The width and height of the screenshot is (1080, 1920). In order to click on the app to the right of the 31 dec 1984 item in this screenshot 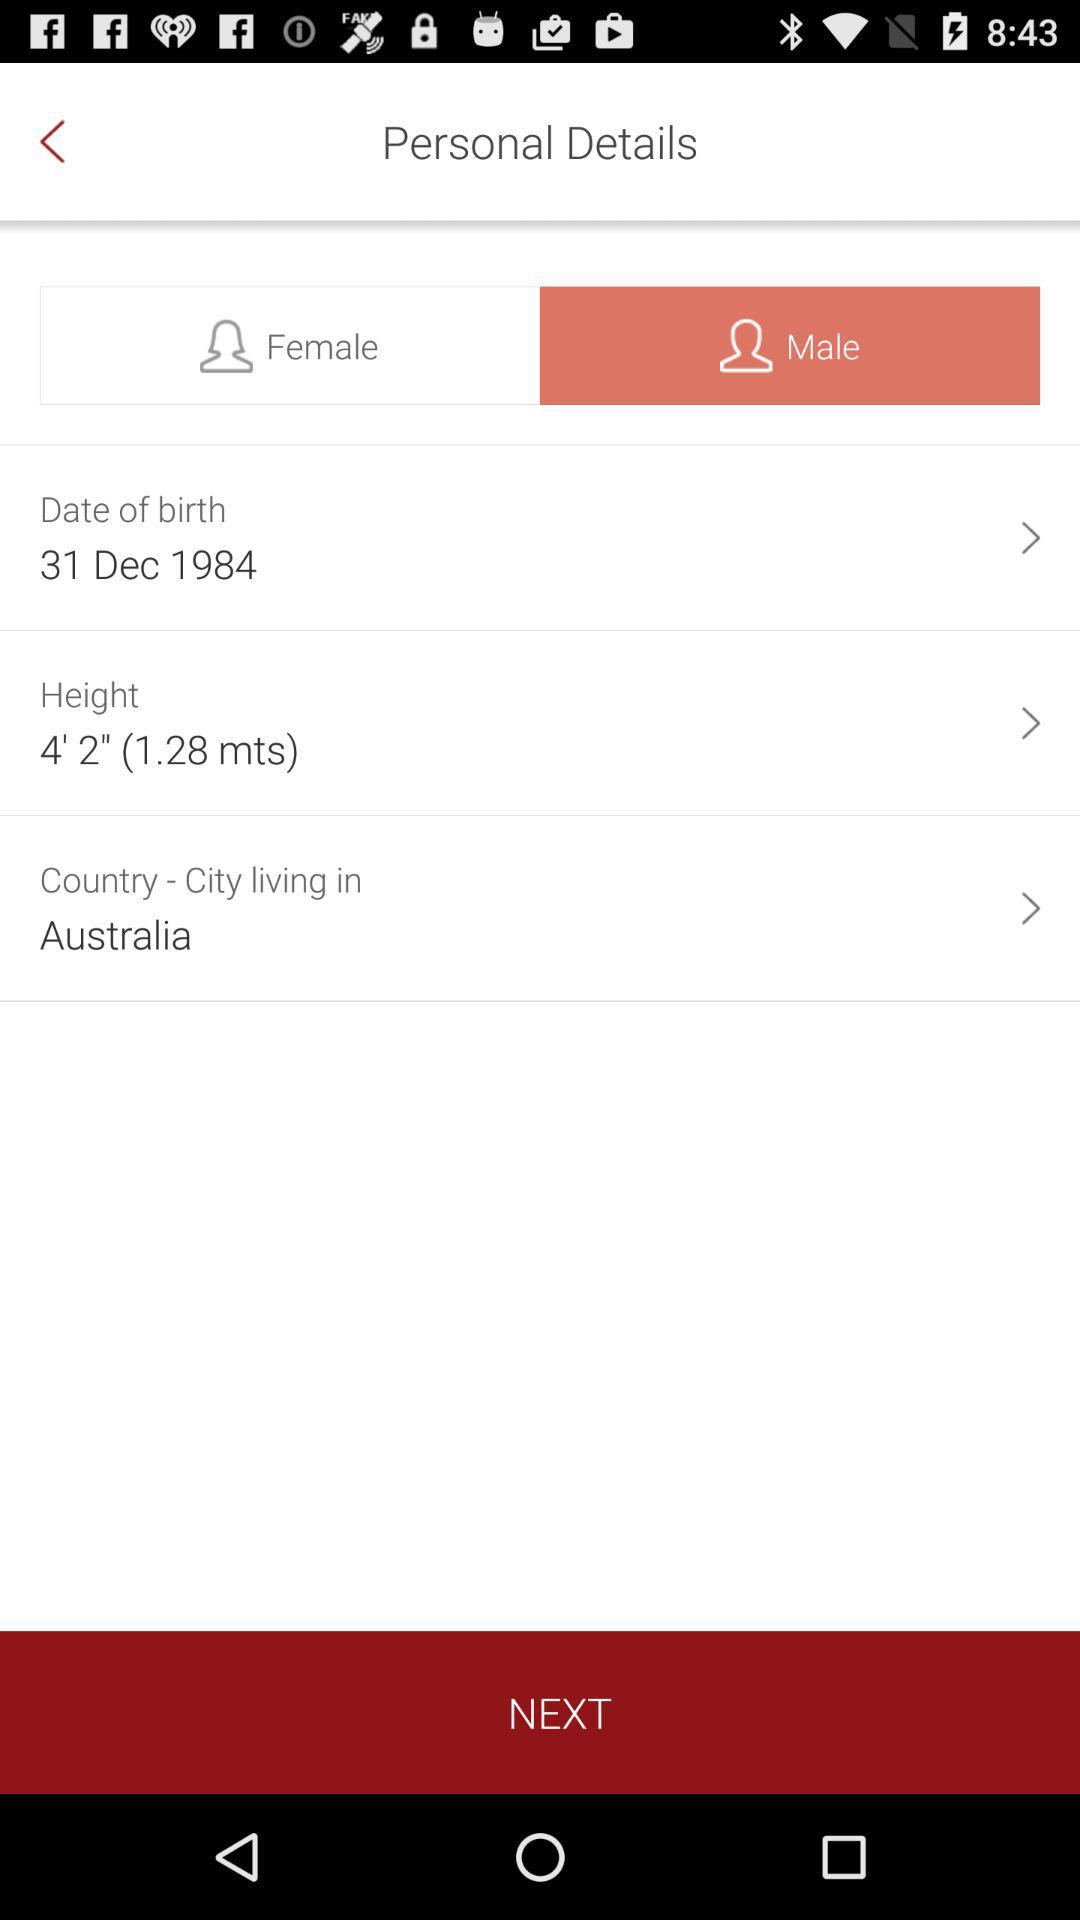, I will do `click(1030, 537)`.